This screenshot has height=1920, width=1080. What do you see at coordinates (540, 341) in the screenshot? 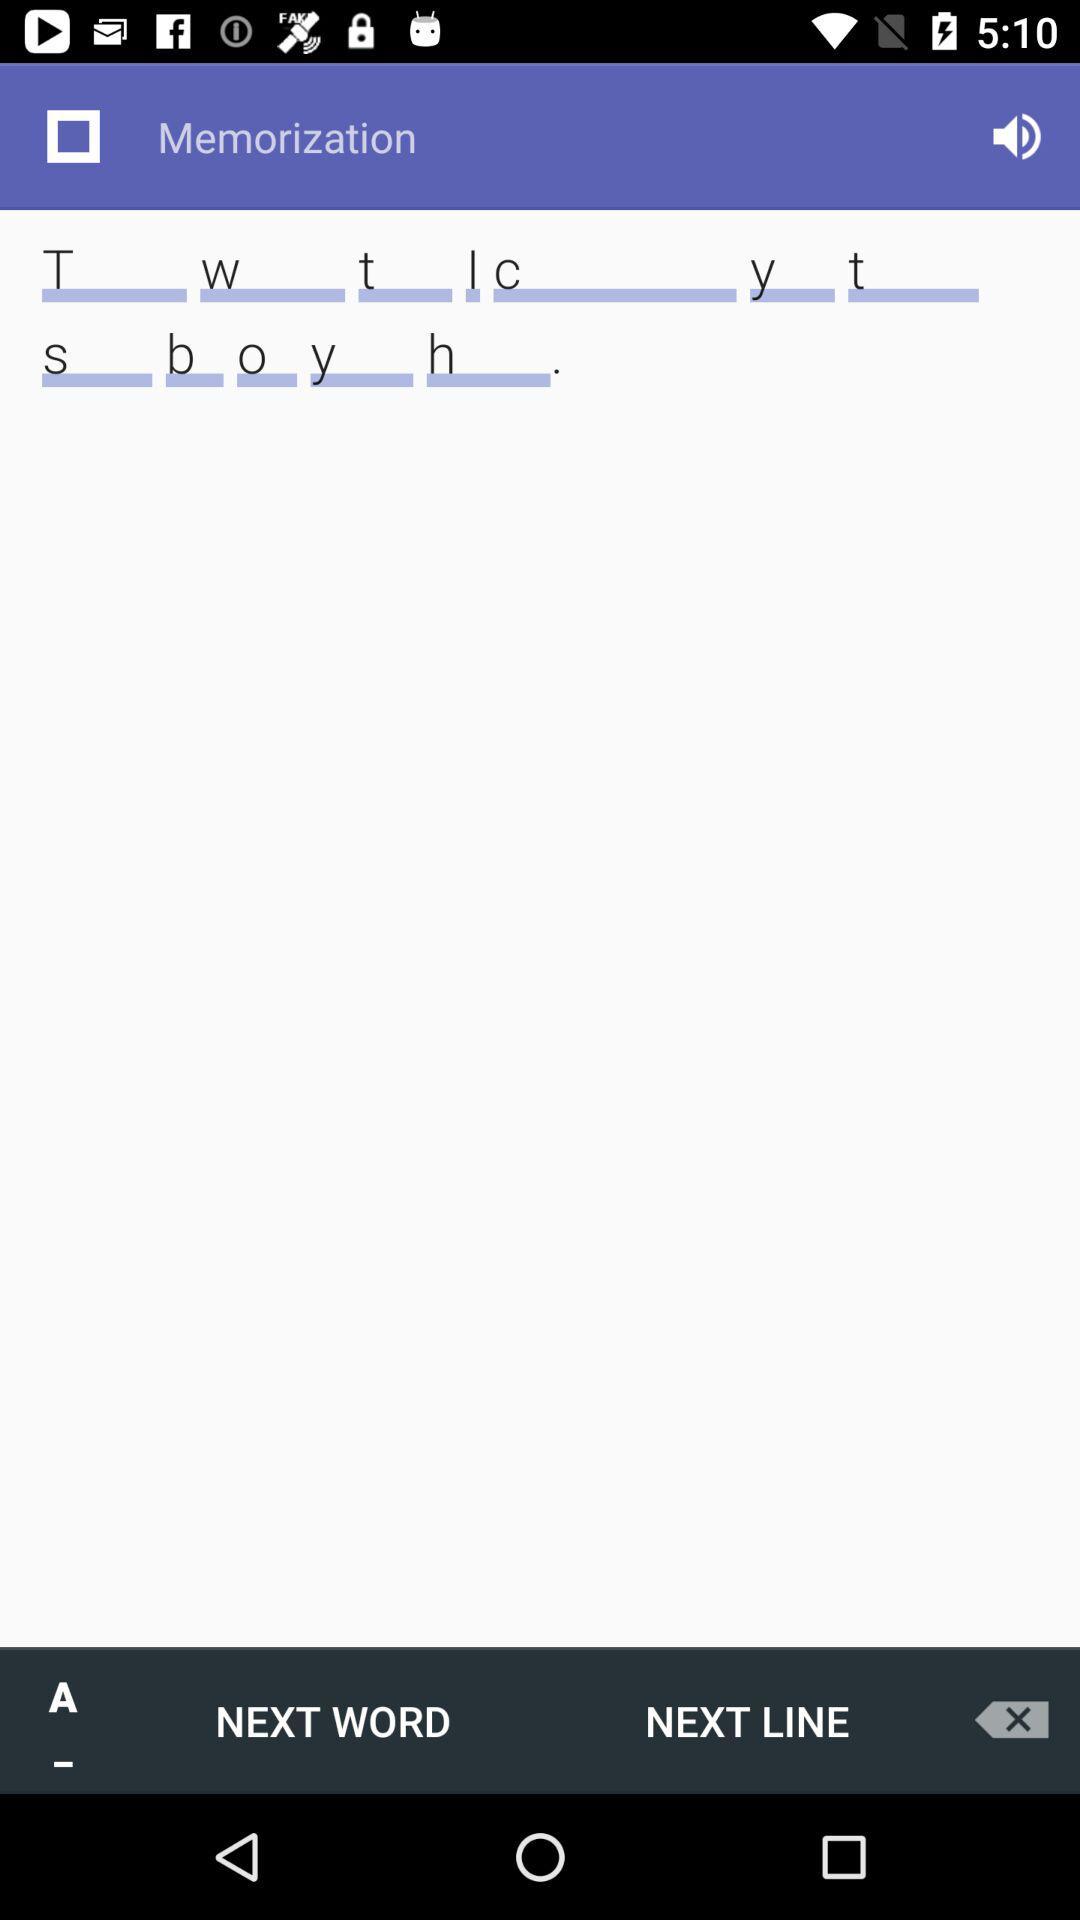
I see `the these words that item` at bounding box center [540, 341].